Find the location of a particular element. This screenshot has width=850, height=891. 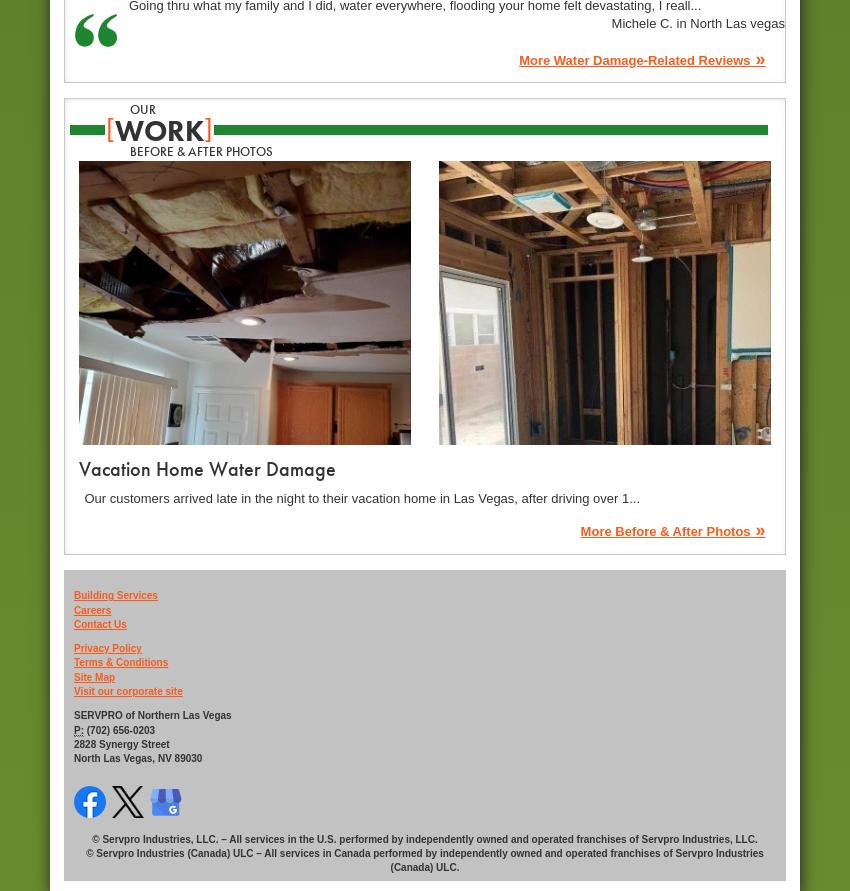

'© Servpro Industries (Canada) ULC – All services in Canada performed by independently owned and operated franchises of Servpro Industries (Canada) ULC.' is located at coordinates (85, 859).